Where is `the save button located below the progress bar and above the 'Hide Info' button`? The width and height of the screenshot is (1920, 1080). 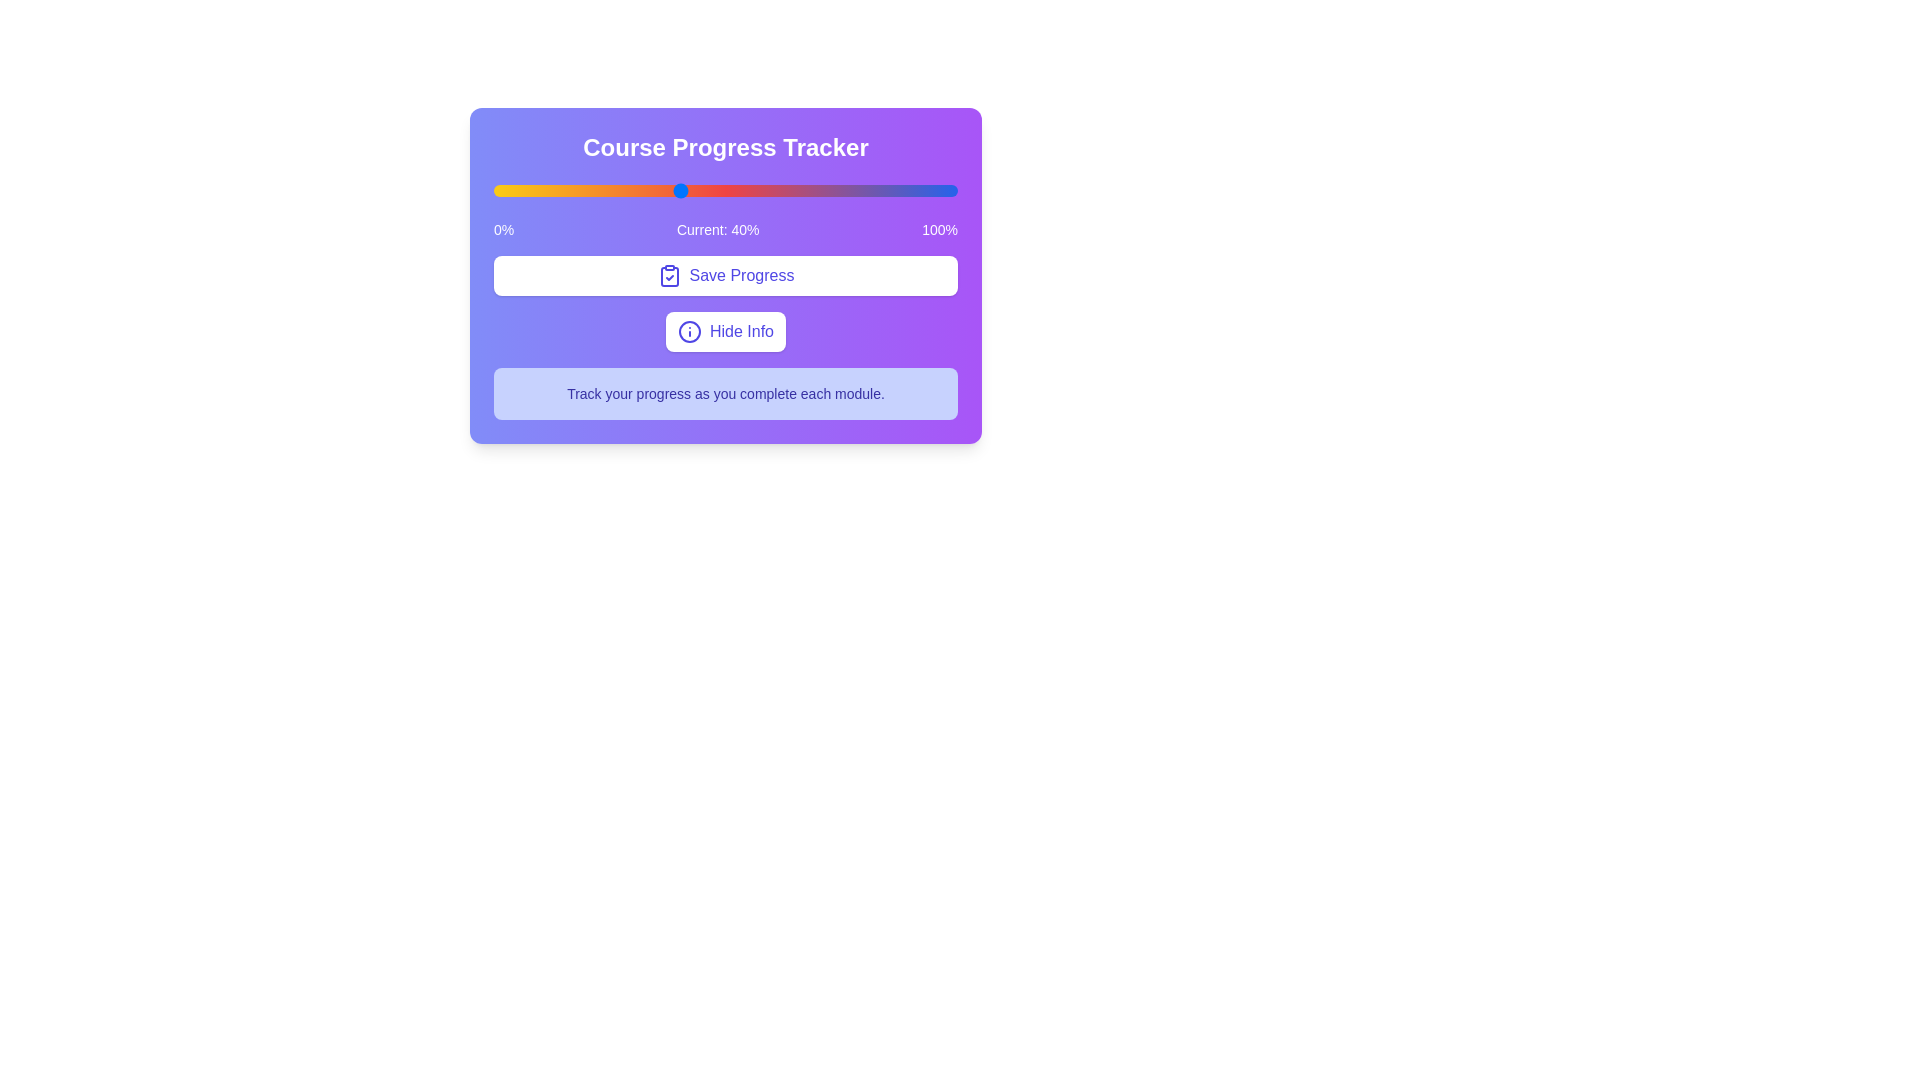
the save button located below the progress bar and above the 'Hide Info' button is located at coordinates (724, 276).